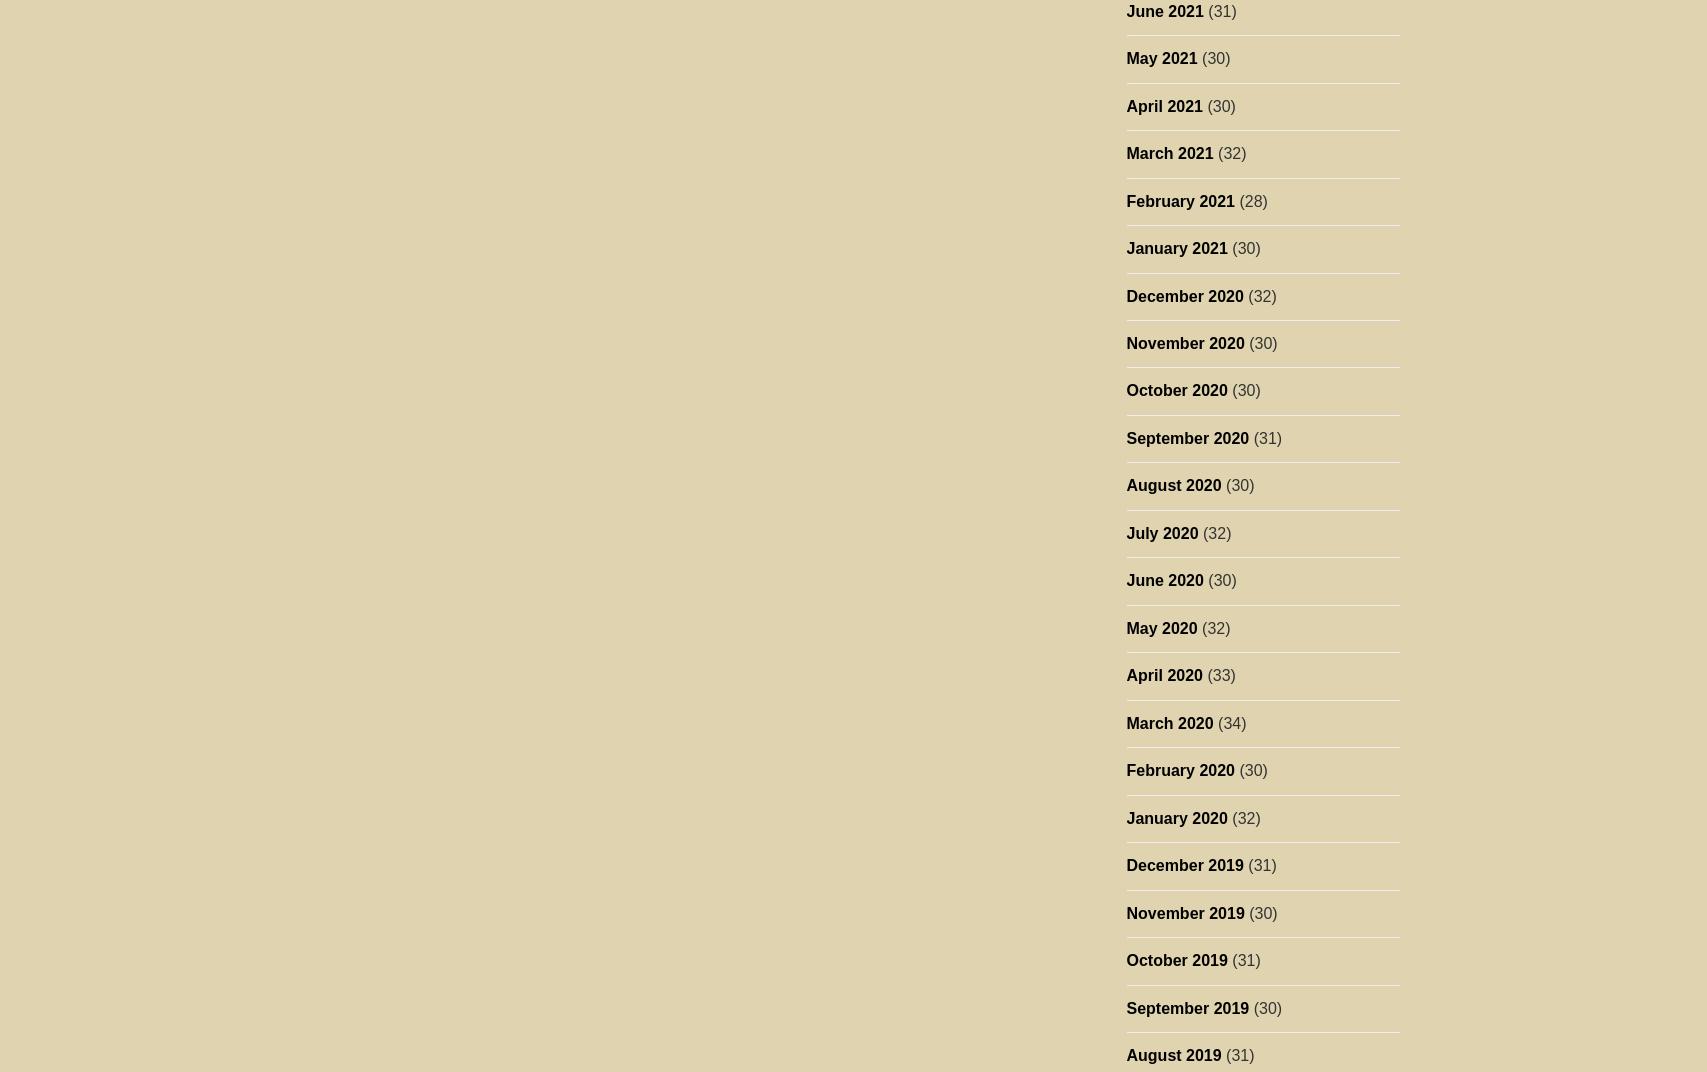 This screenshot has width=1707, height=1072. Describe the element at coordinates (1179, 199) in the screenshot. I see `'February 2021'` at that location.